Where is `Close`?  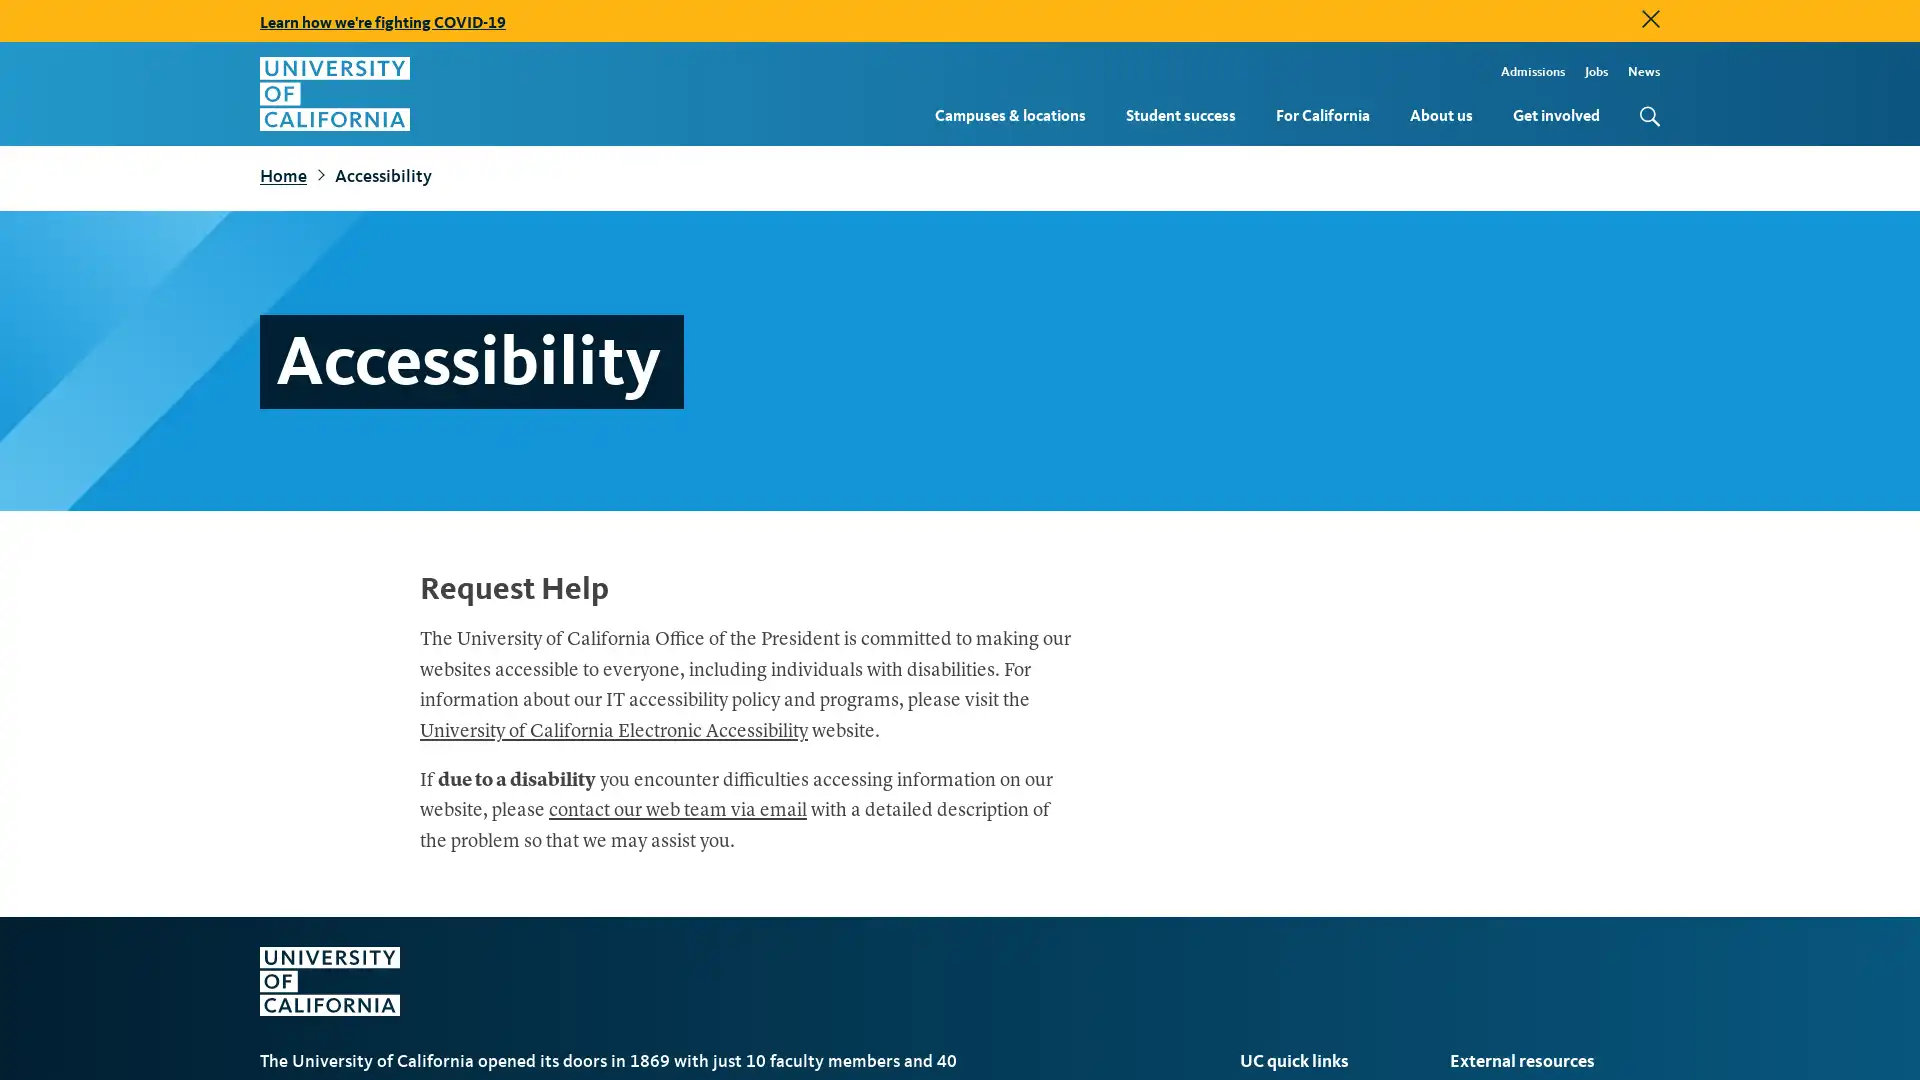 Close is located at coordinates (1651, 19).